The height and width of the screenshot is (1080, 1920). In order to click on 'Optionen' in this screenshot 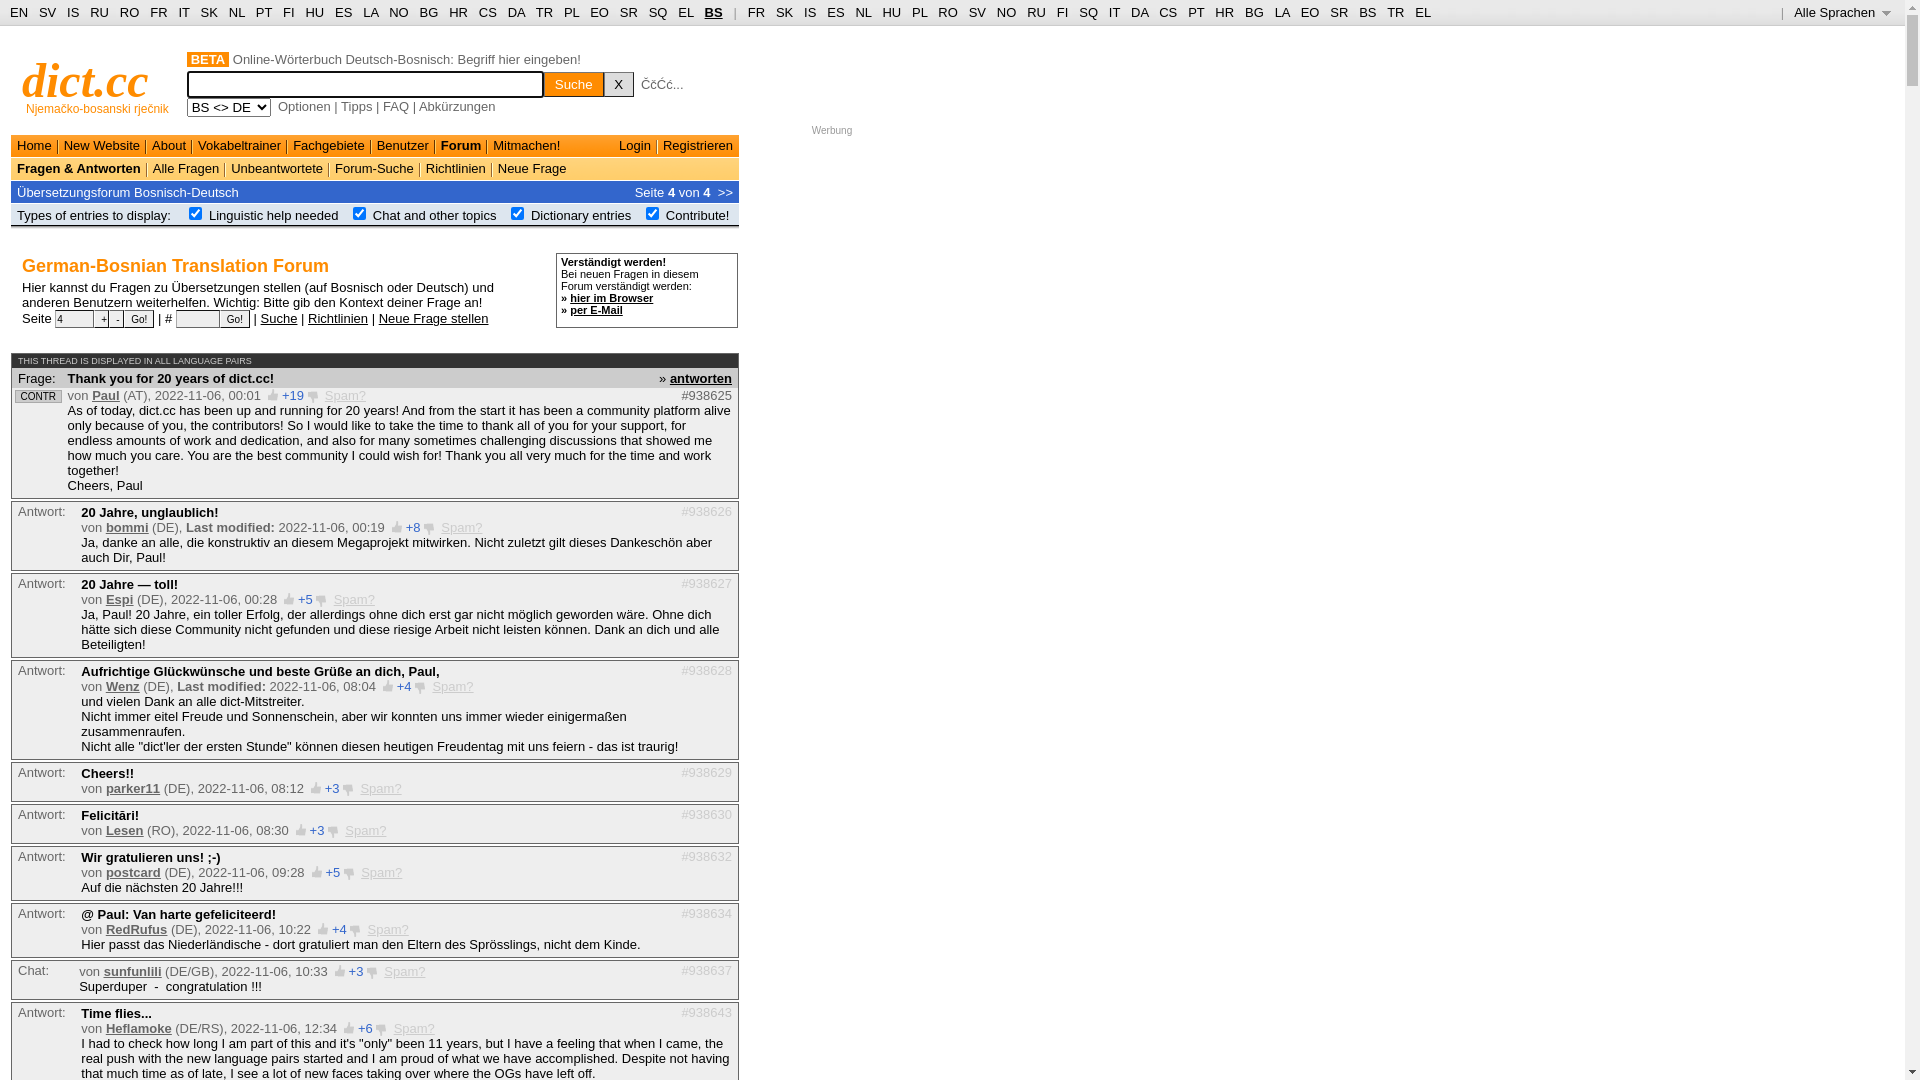, I will do `click(303, 106)`.